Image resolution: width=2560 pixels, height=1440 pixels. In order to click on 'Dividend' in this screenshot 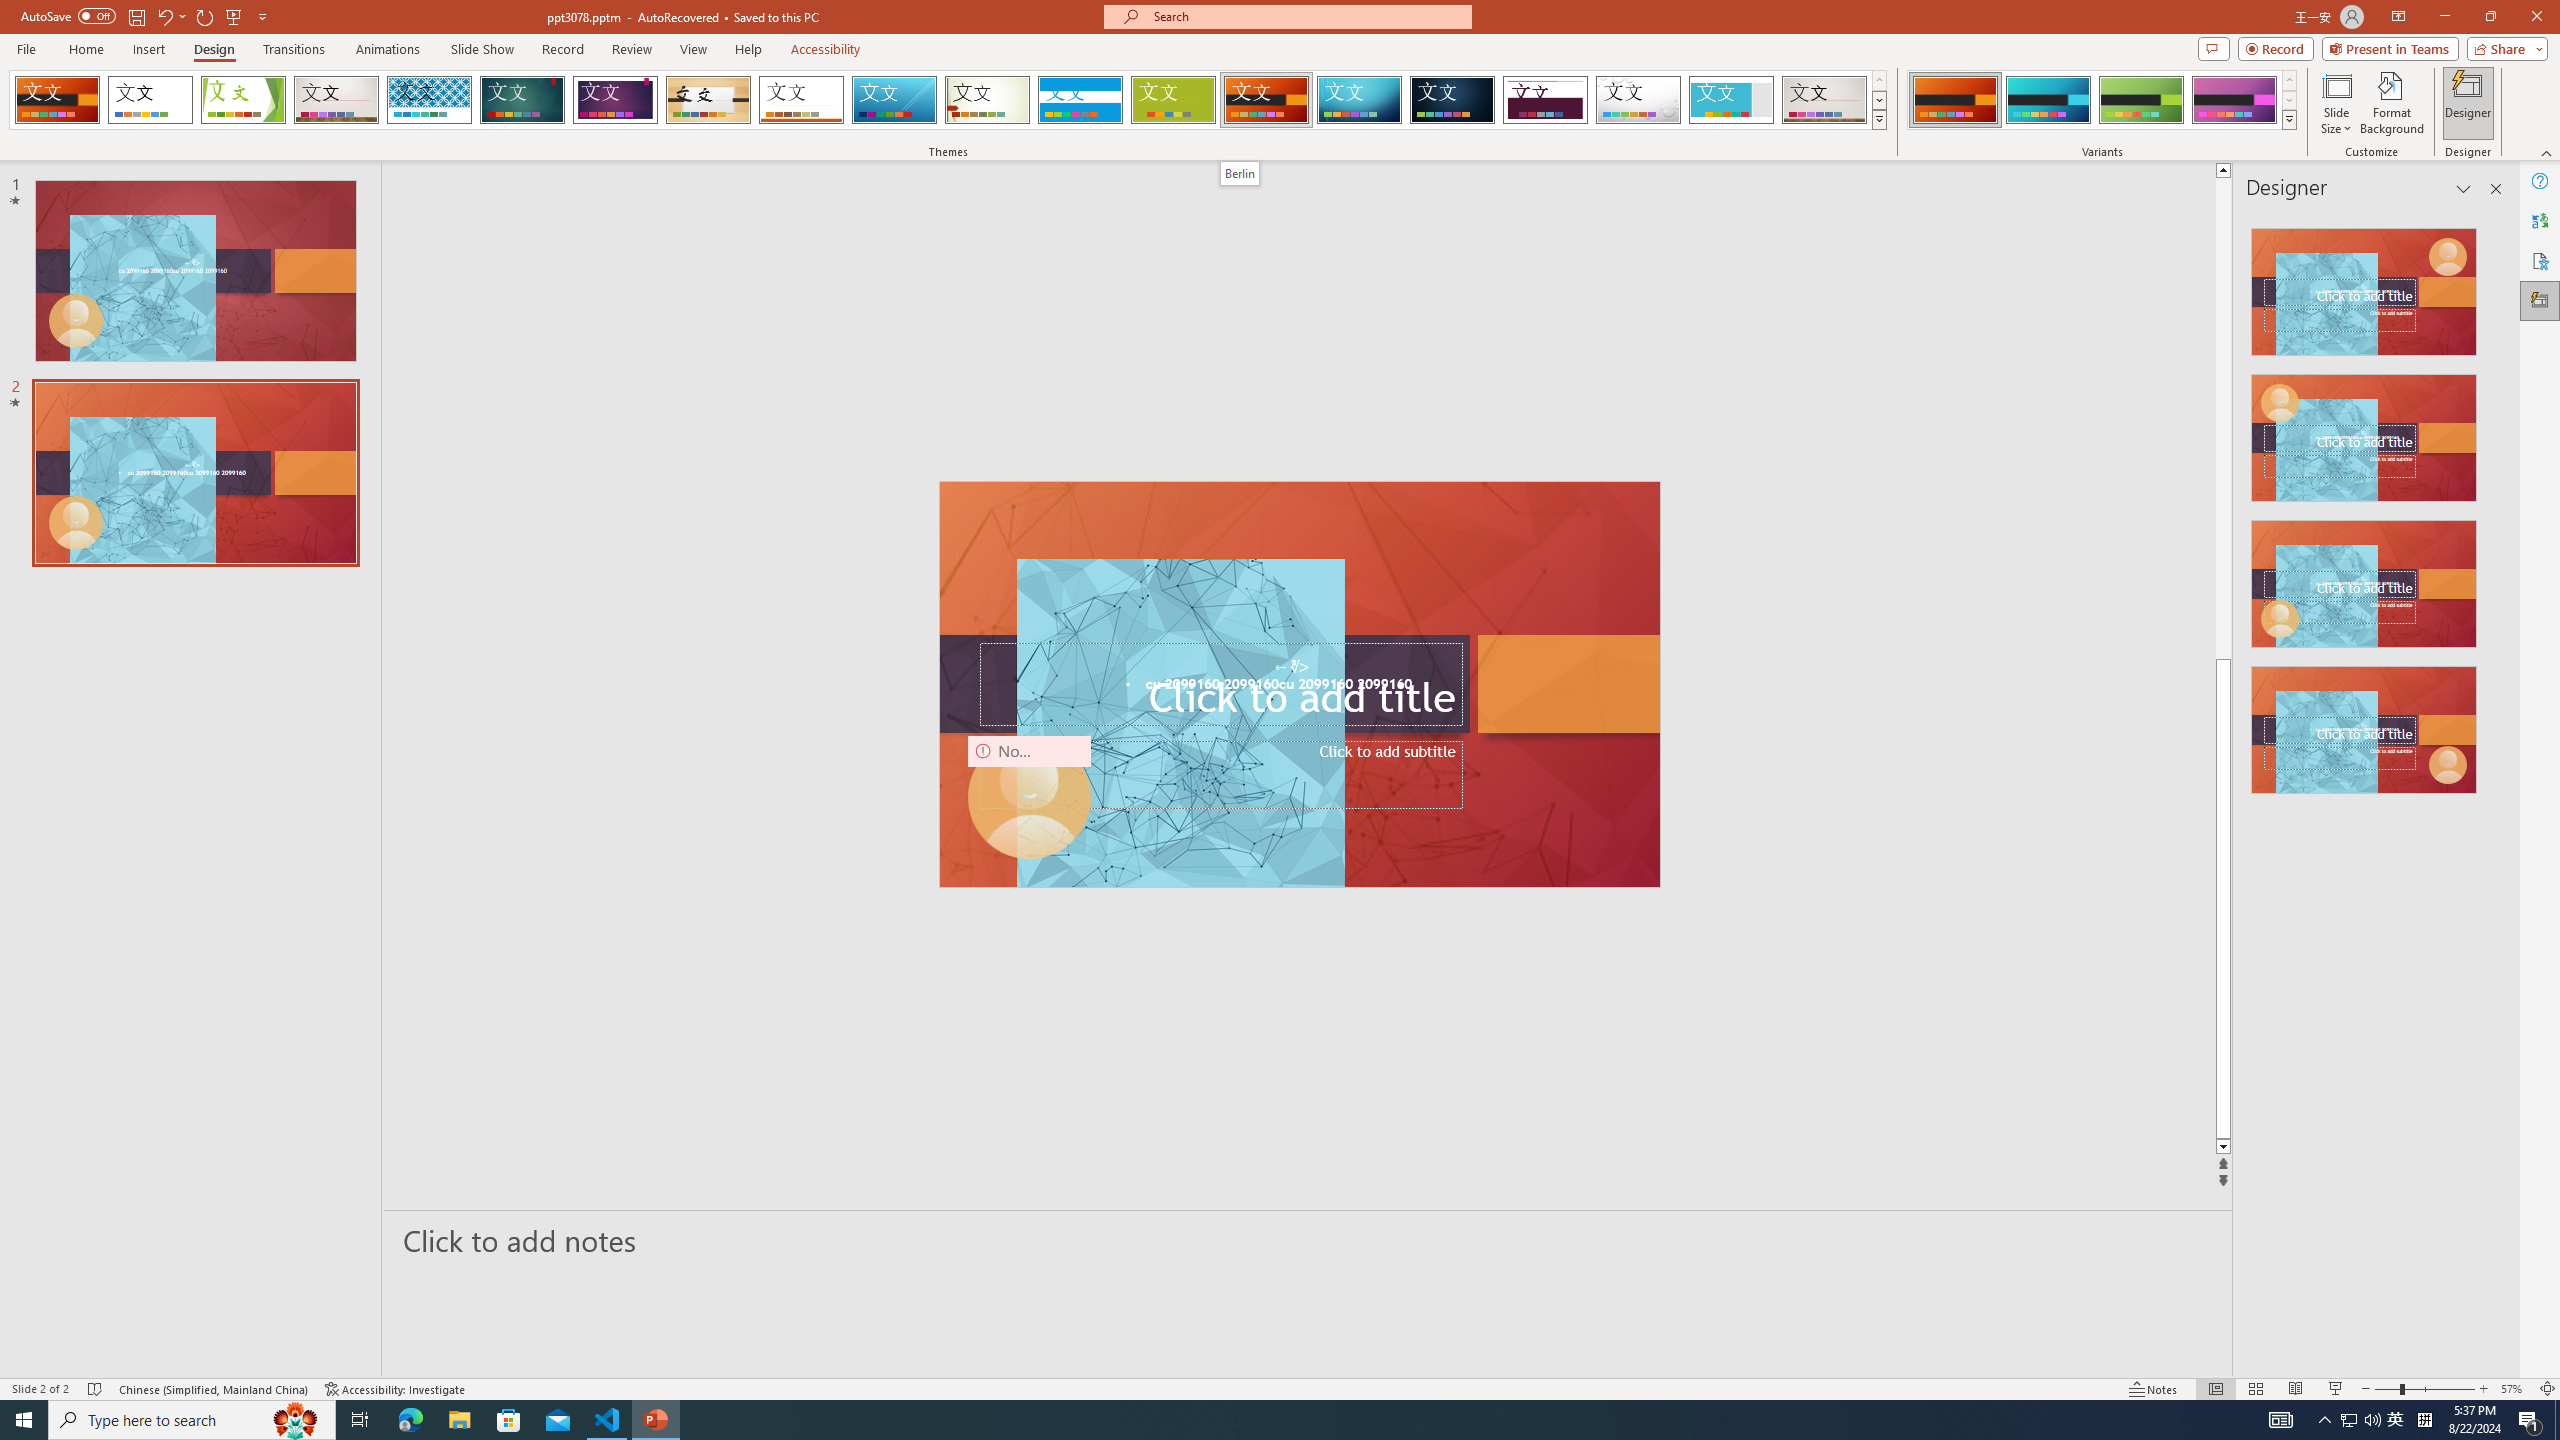, I will do `click(1545, 99)`.